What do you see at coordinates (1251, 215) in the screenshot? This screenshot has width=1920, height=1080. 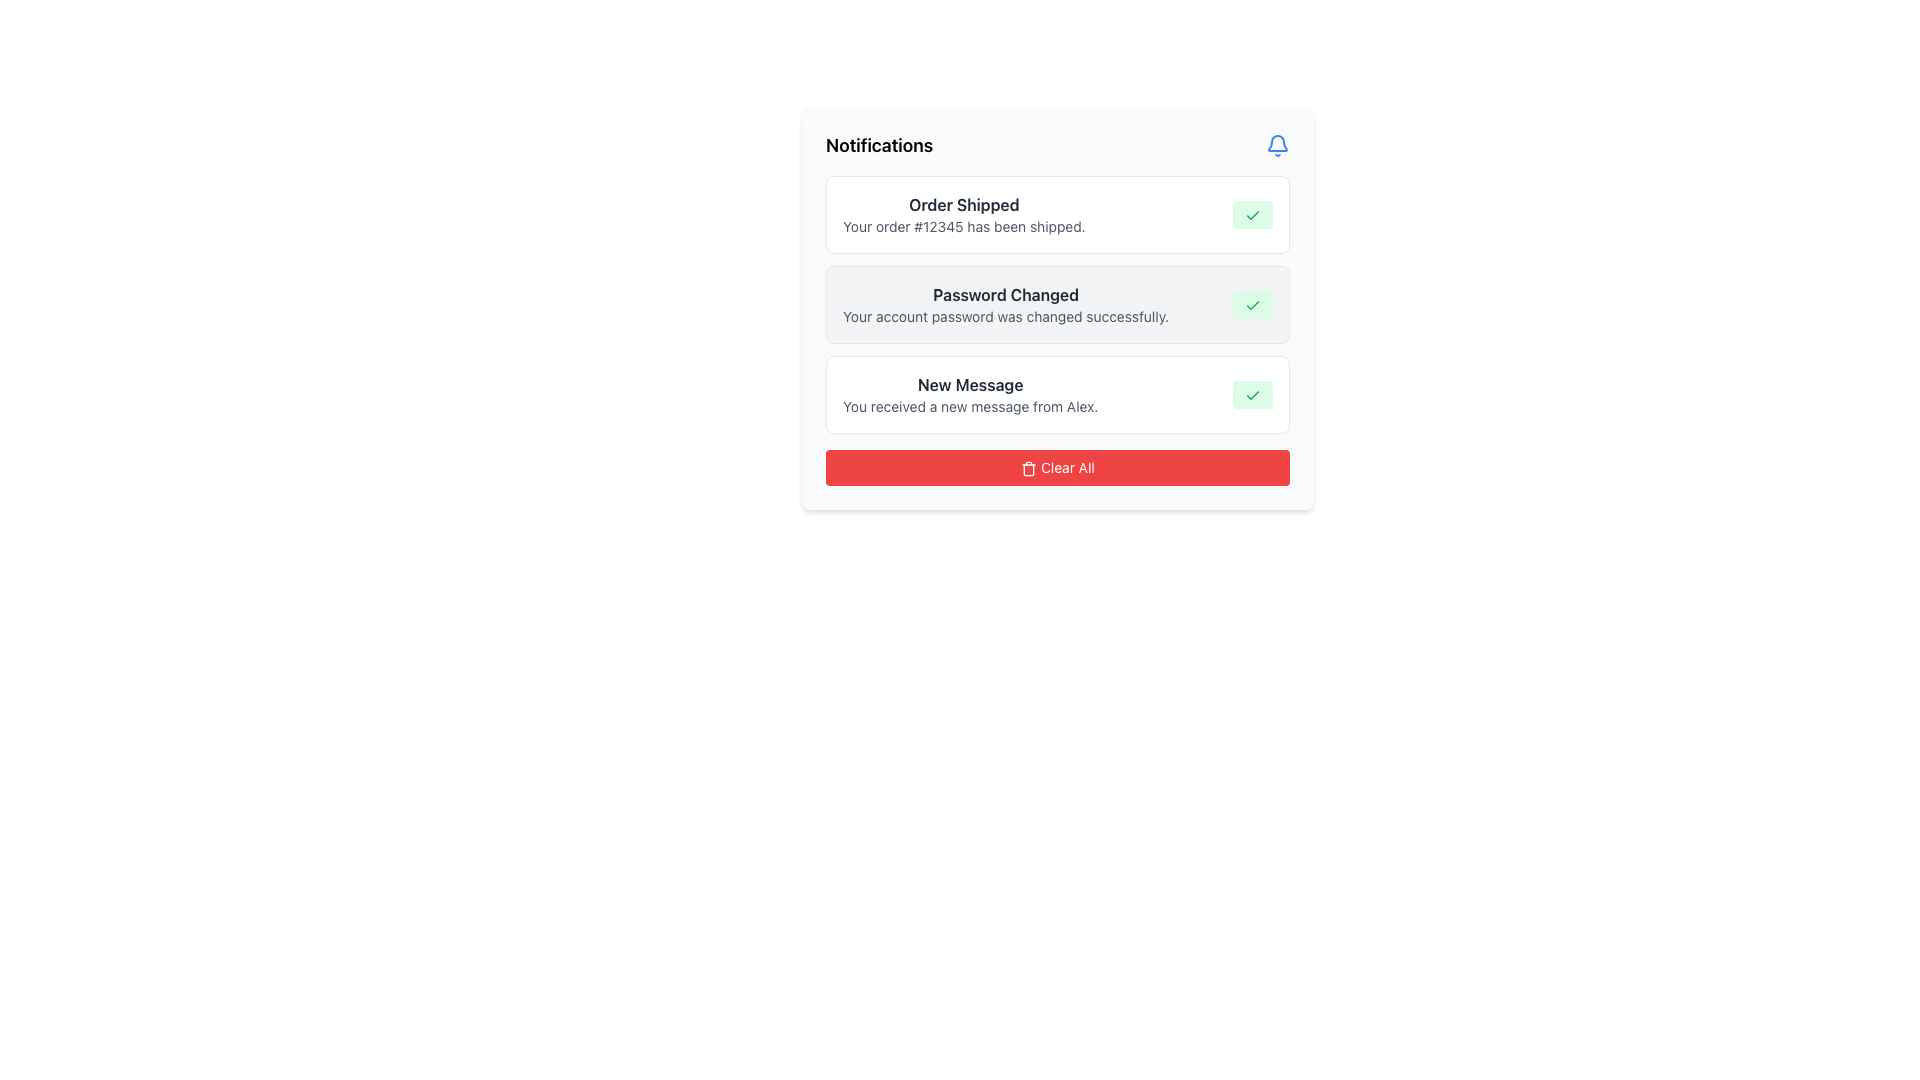 I see `the button with an icon located at the top-right corner of the 'Order Shipped' notification card to confirm the notification` at bounding box center [1251, 215].